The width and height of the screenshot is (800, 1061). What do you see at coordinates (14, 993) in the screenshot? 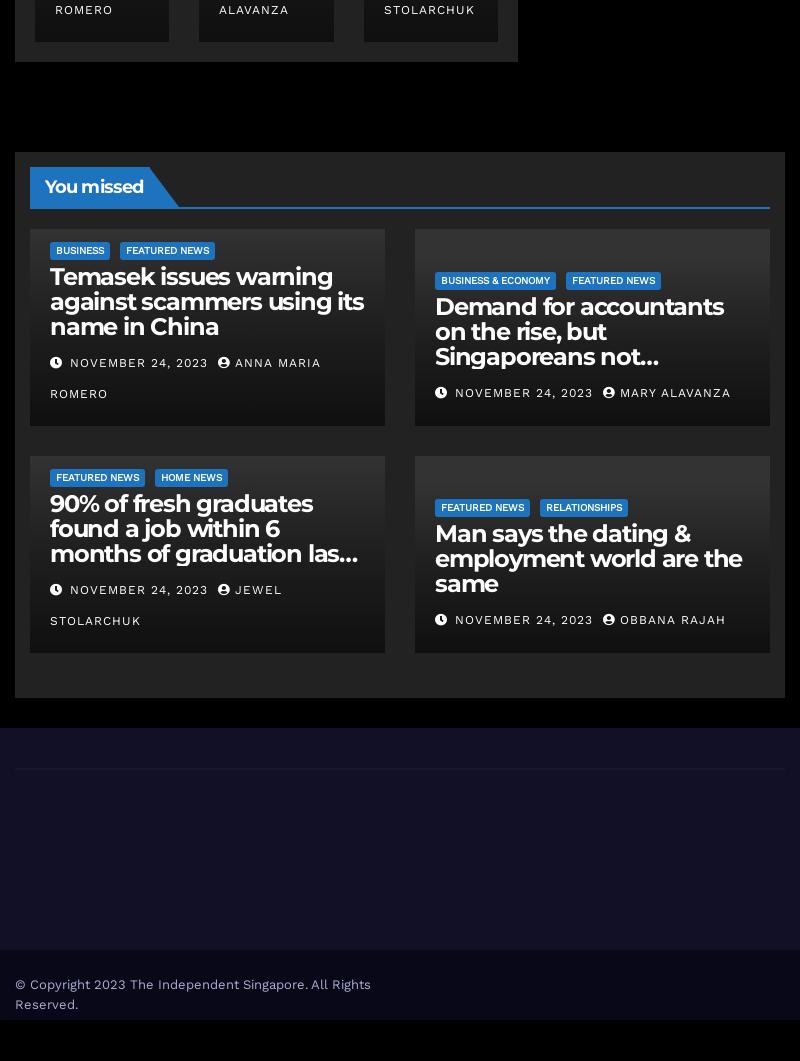
I see `'© Copyright 2023 The Independent Singapore. All Rights Reserved.'` at bounding box center [14, 993].